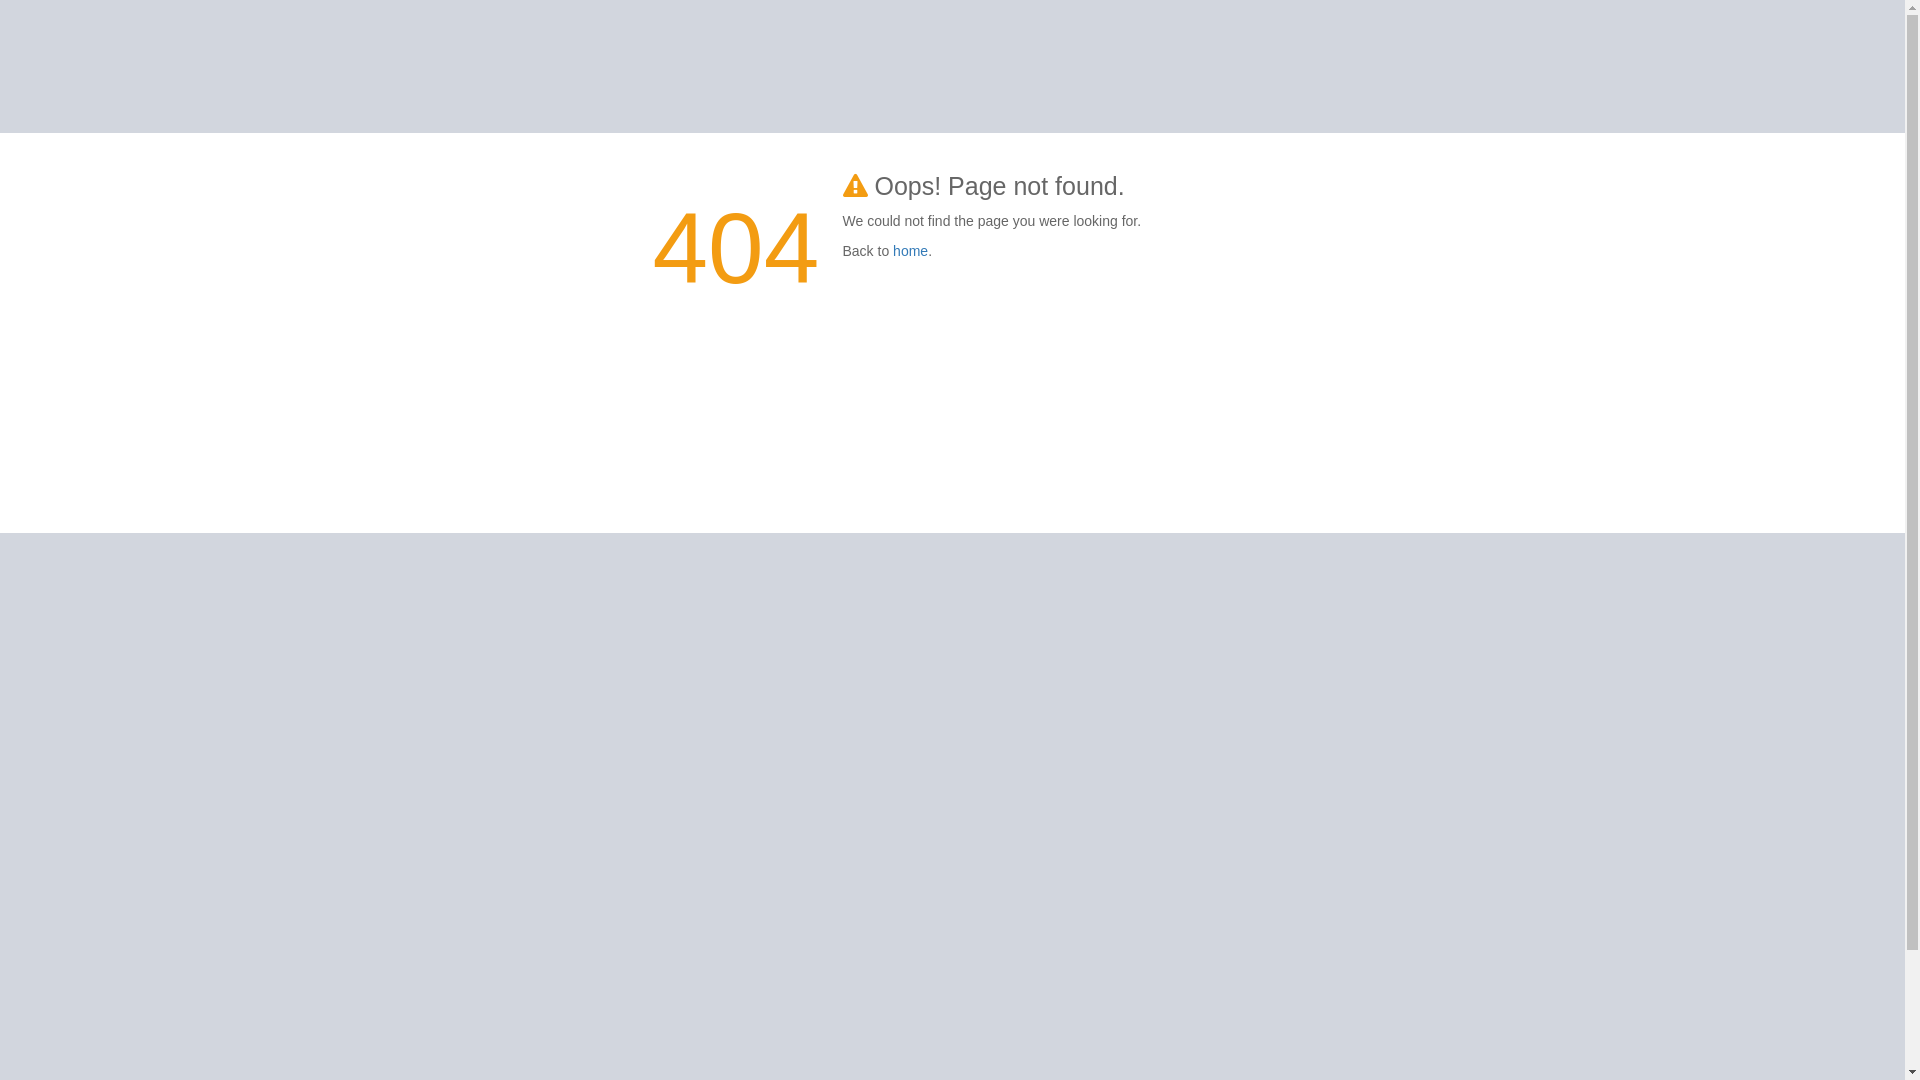 This screenshot has height=1080, width=1920. I want to click on 'home', so click(909, 249).